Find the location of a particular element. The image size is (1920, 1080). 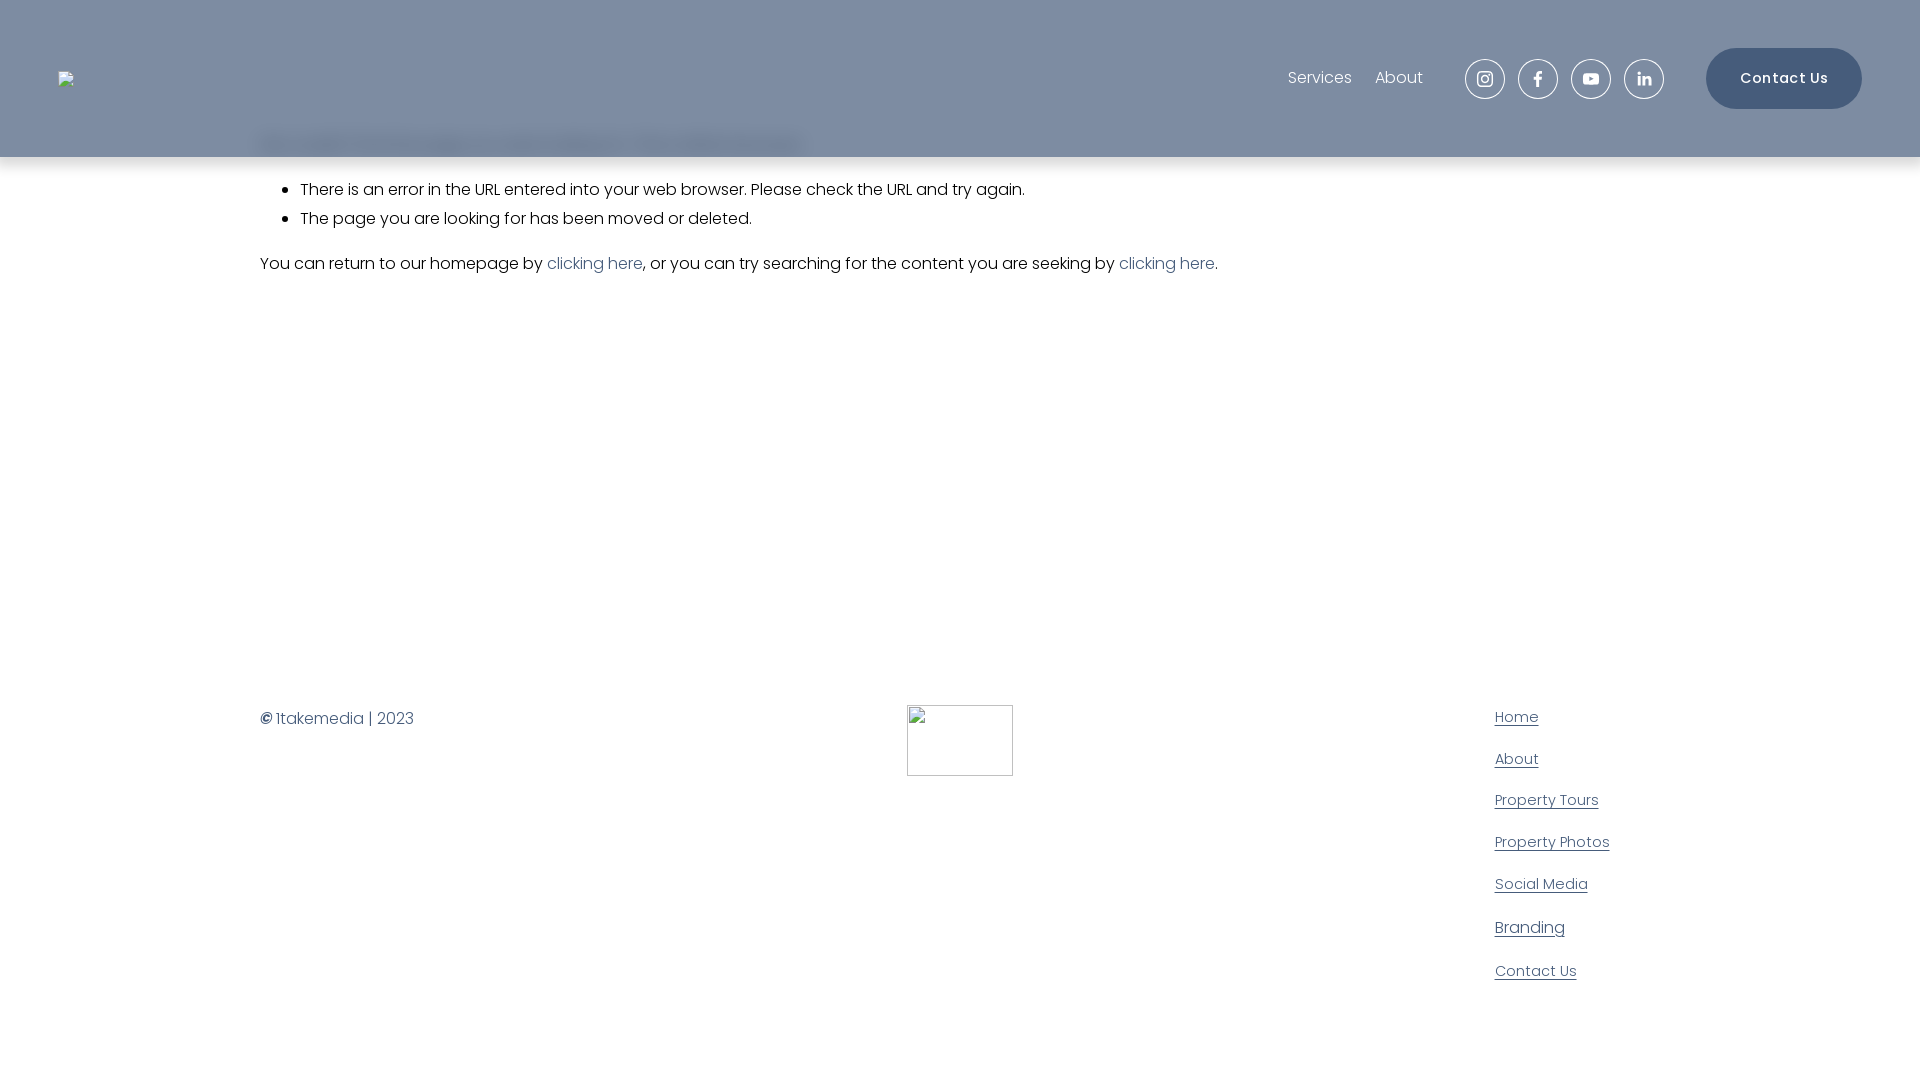

'Services' is located at coordinates (1320, 77).